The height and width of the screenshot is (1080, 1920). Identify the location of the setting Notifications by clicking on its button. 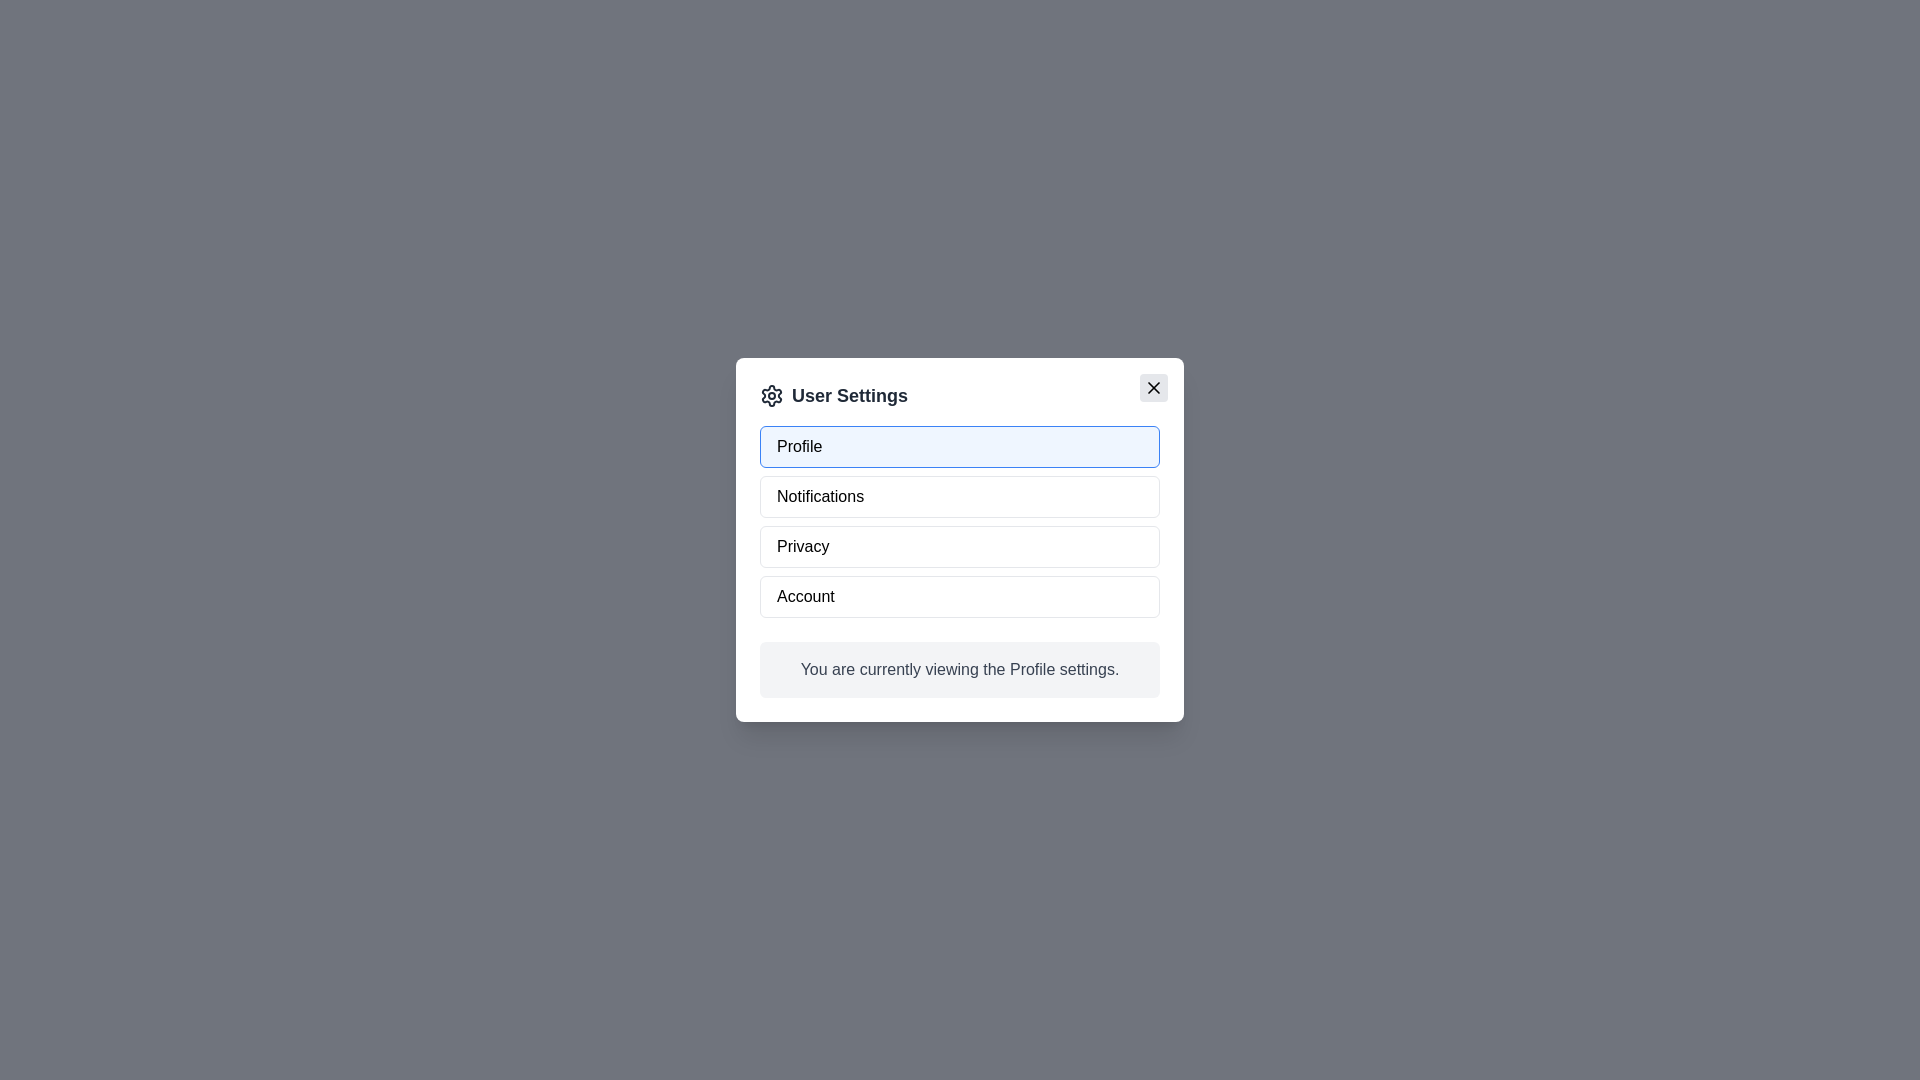
(960, 496).